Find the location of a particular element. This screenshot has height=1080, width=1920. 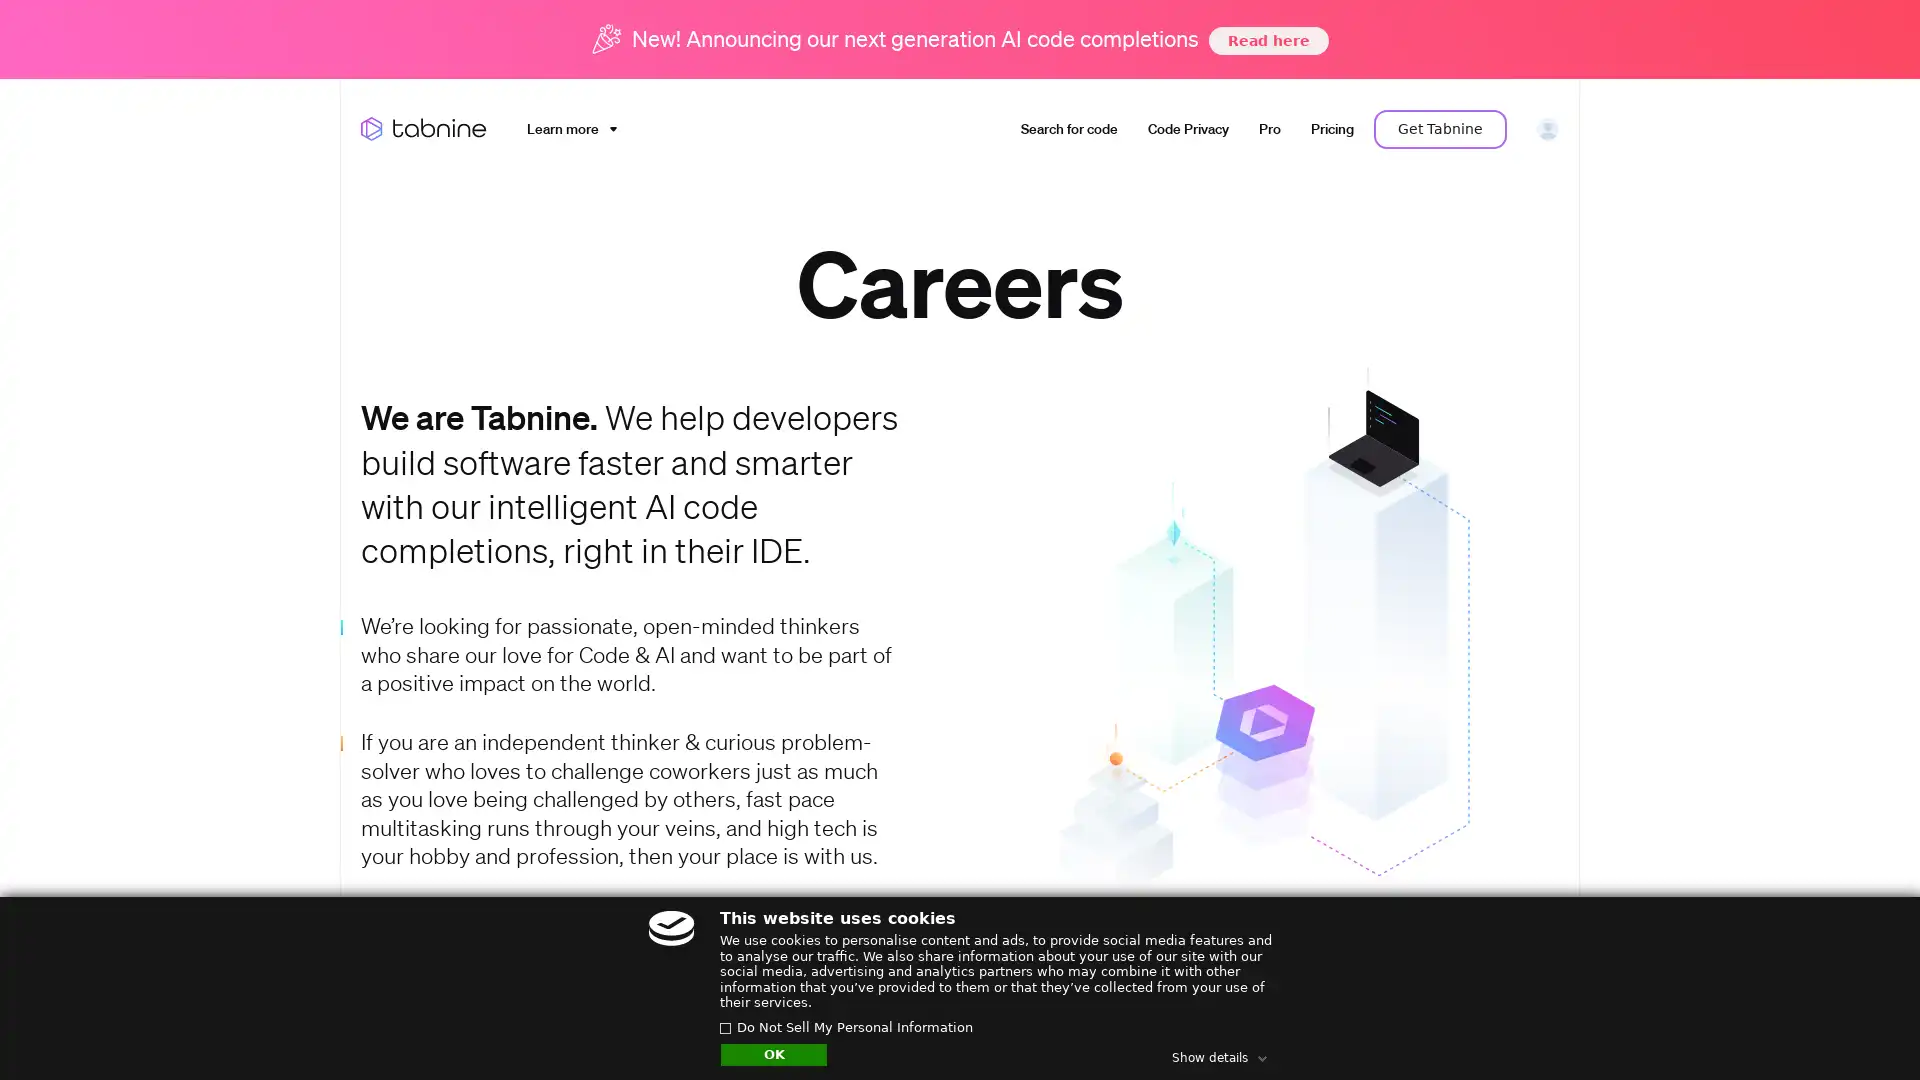

Read here is located at coordinates (1266, 39).